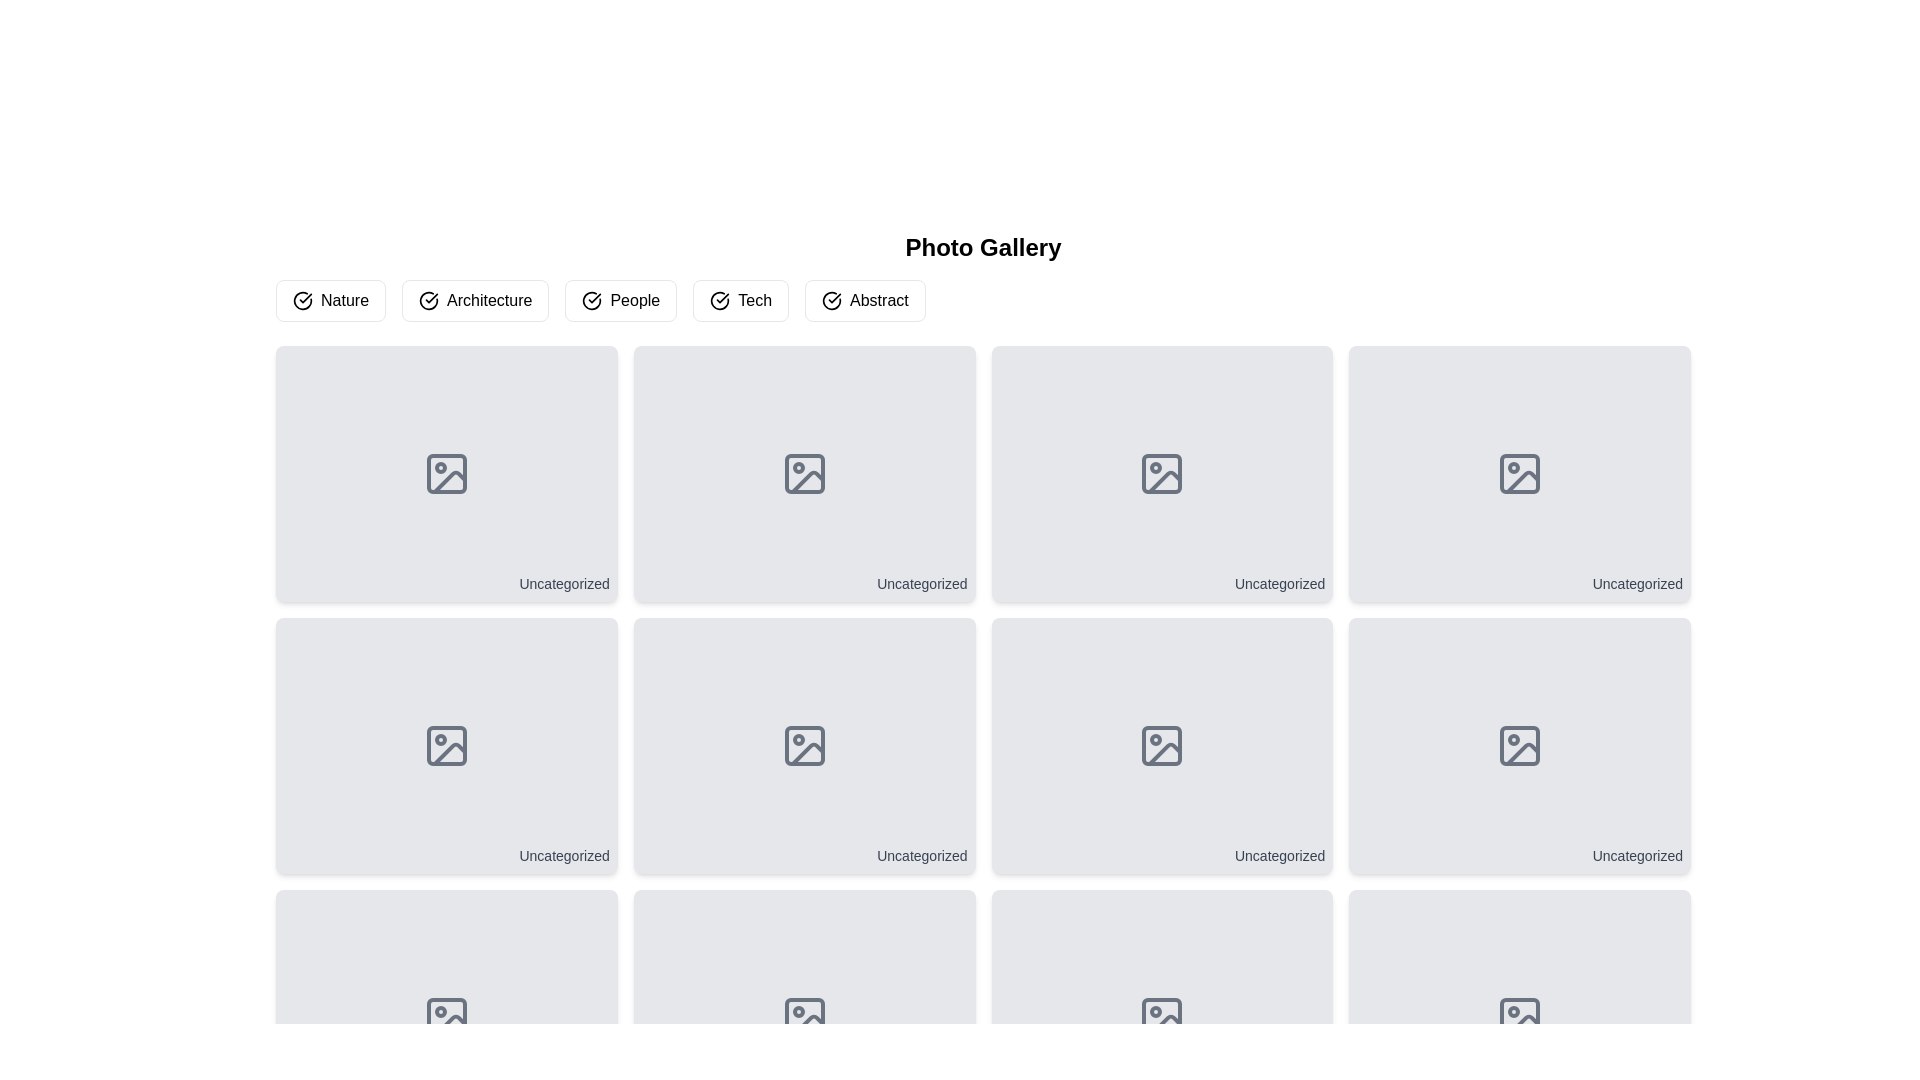 The height and width of the screenshot is (1080, 1920). I want to click on the photo icon with a mountain and sun/moon representation, which is centered within a rectangular card labeled 'Uncategorized' in the grid layout, so click(804, 474).